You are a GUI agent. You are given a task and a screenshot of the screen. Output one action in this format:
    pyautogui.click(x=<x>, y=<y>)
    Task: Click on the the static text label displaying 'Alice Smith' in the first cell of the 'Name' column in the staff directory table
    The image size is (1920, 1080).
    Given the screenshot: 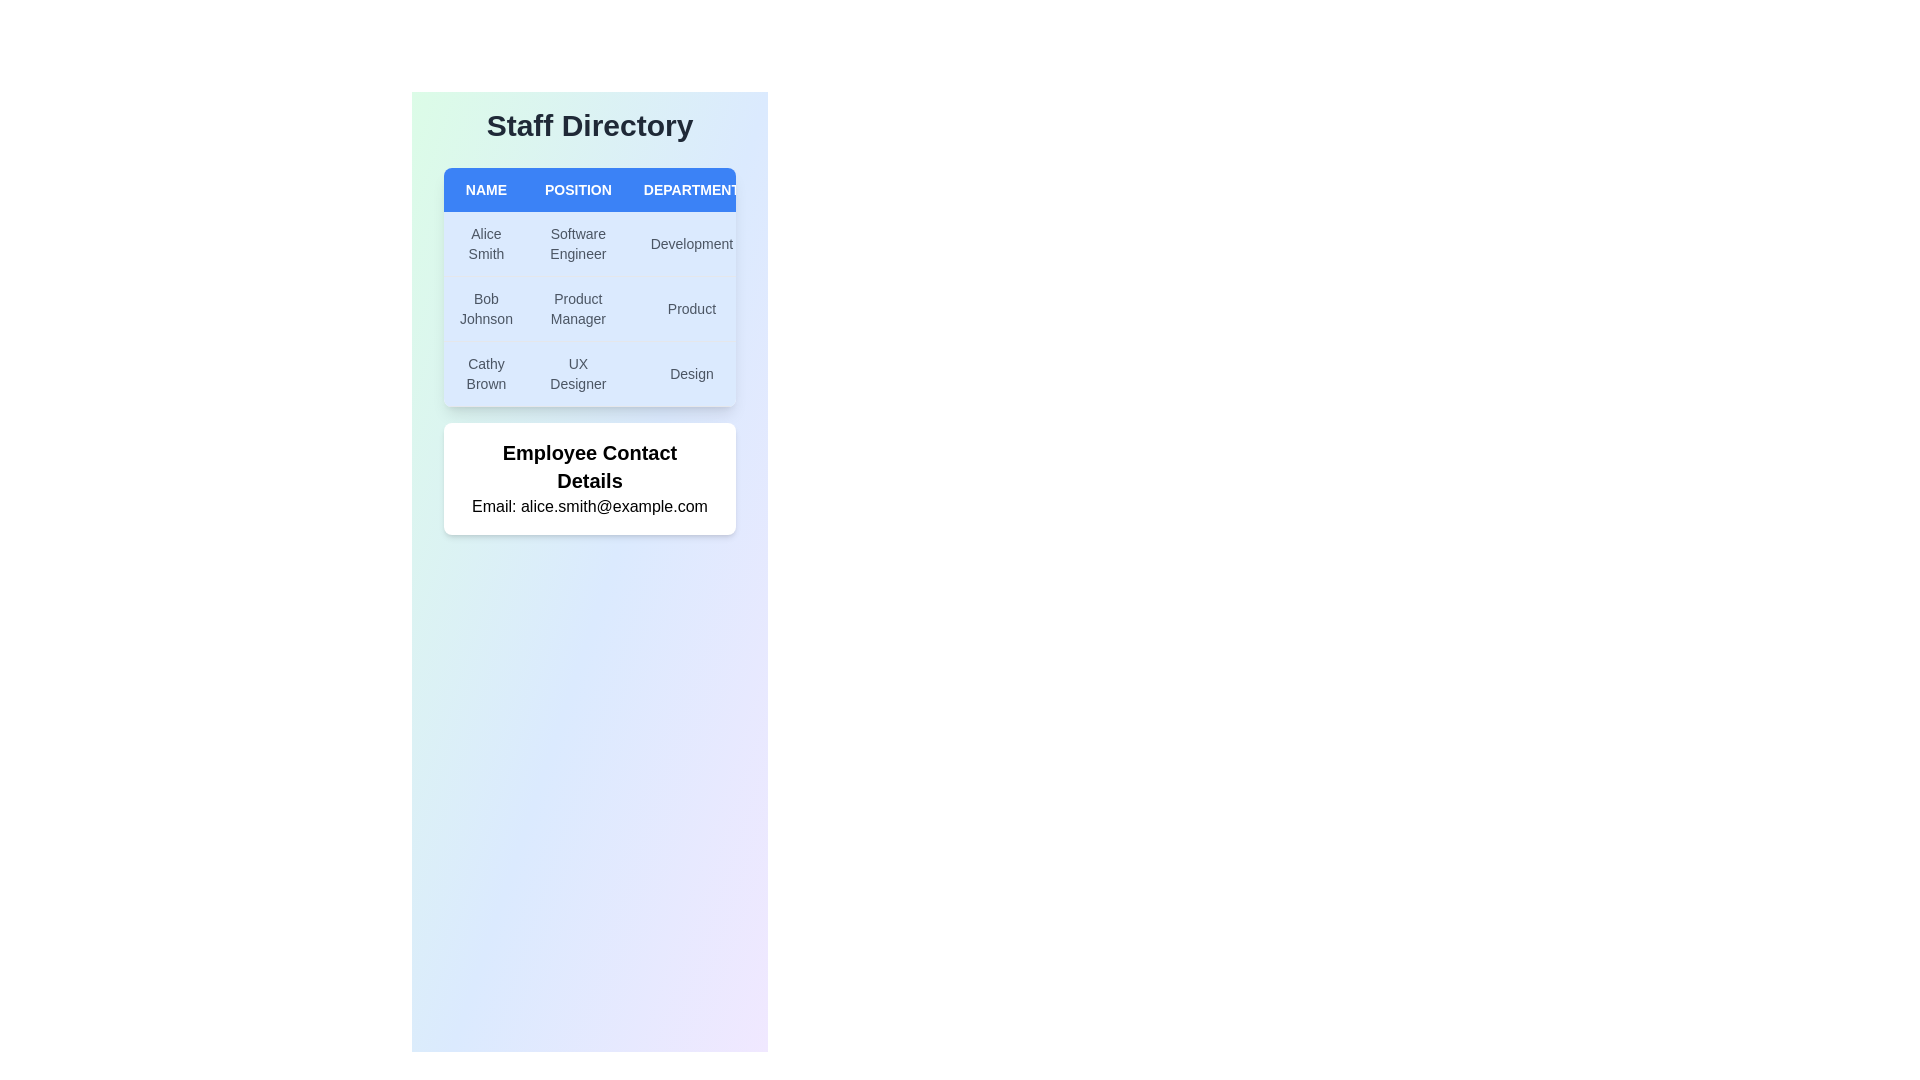 What is the action you would take?
    pyautogui.click(x=486, y=243)
    